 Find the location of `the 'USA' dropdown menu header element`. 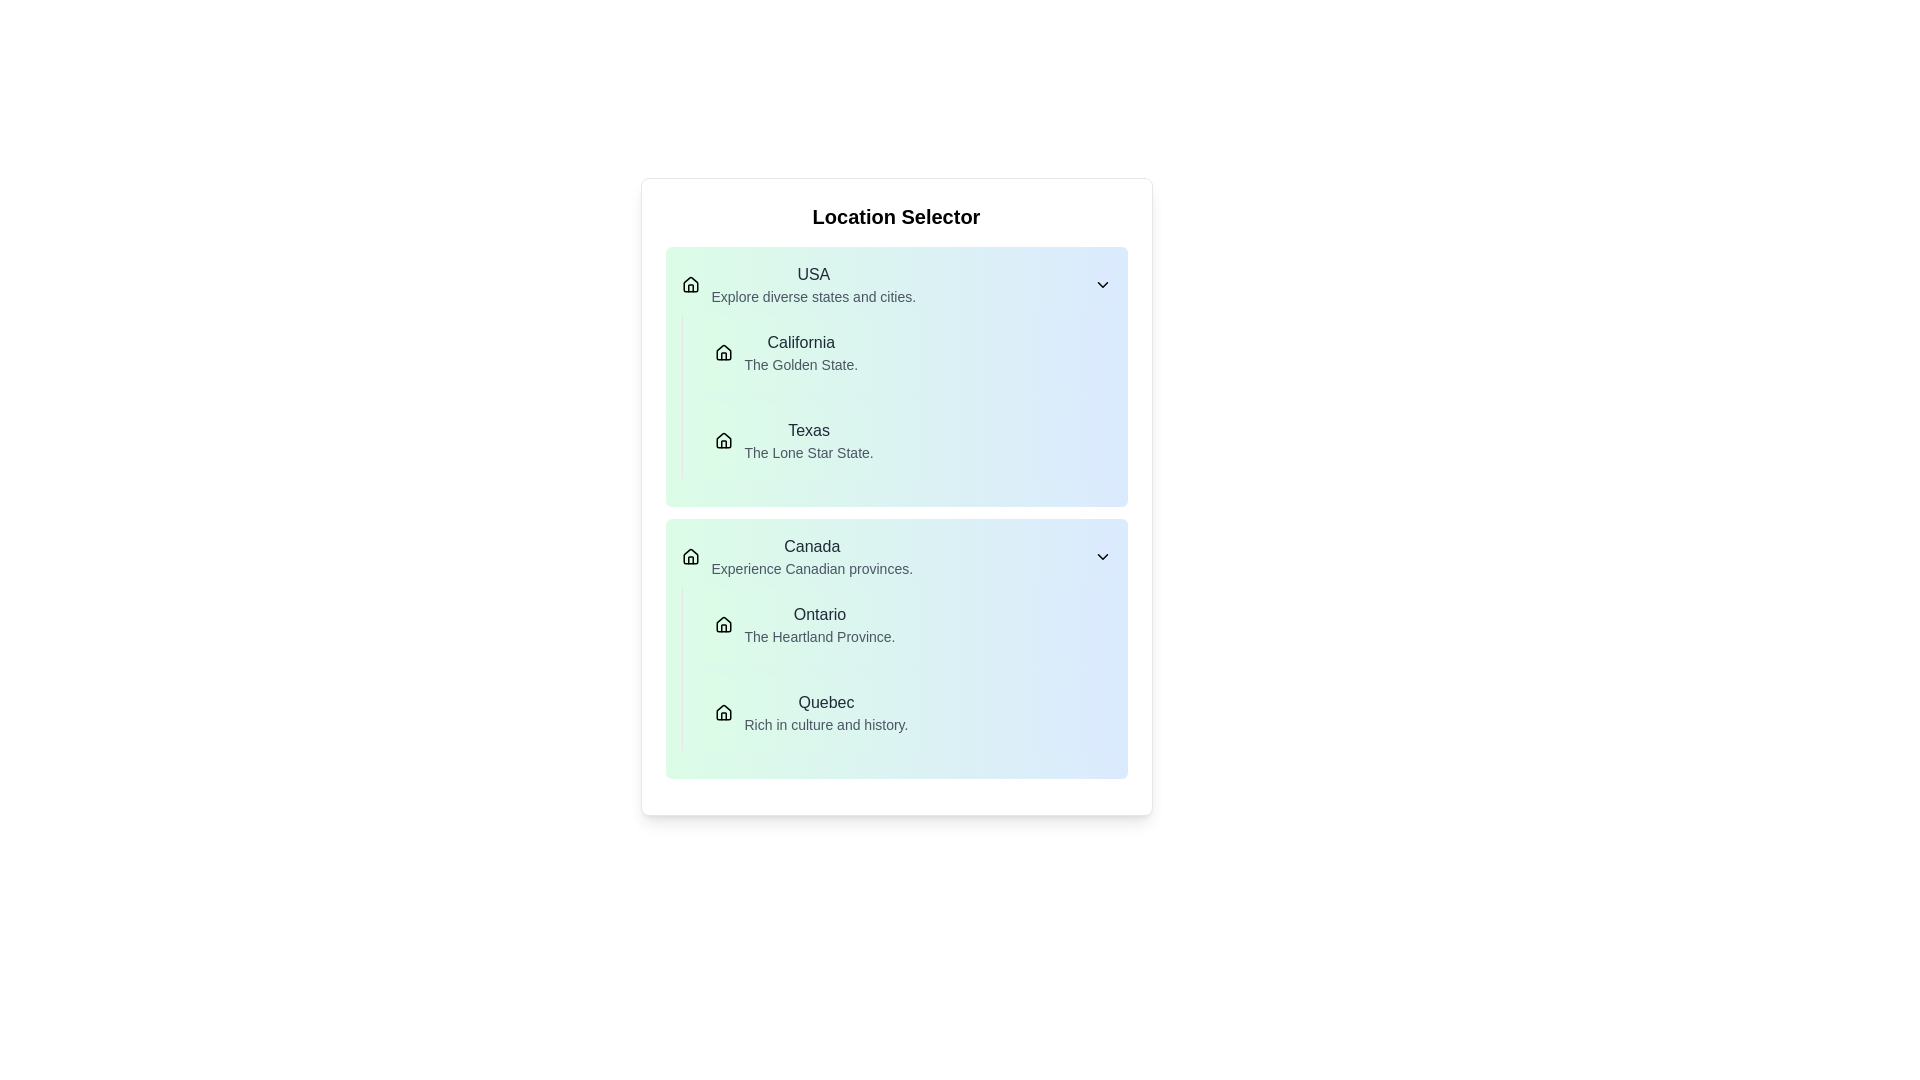

the 'USA' dropdown menu header element is located at coordinates (895, 285).